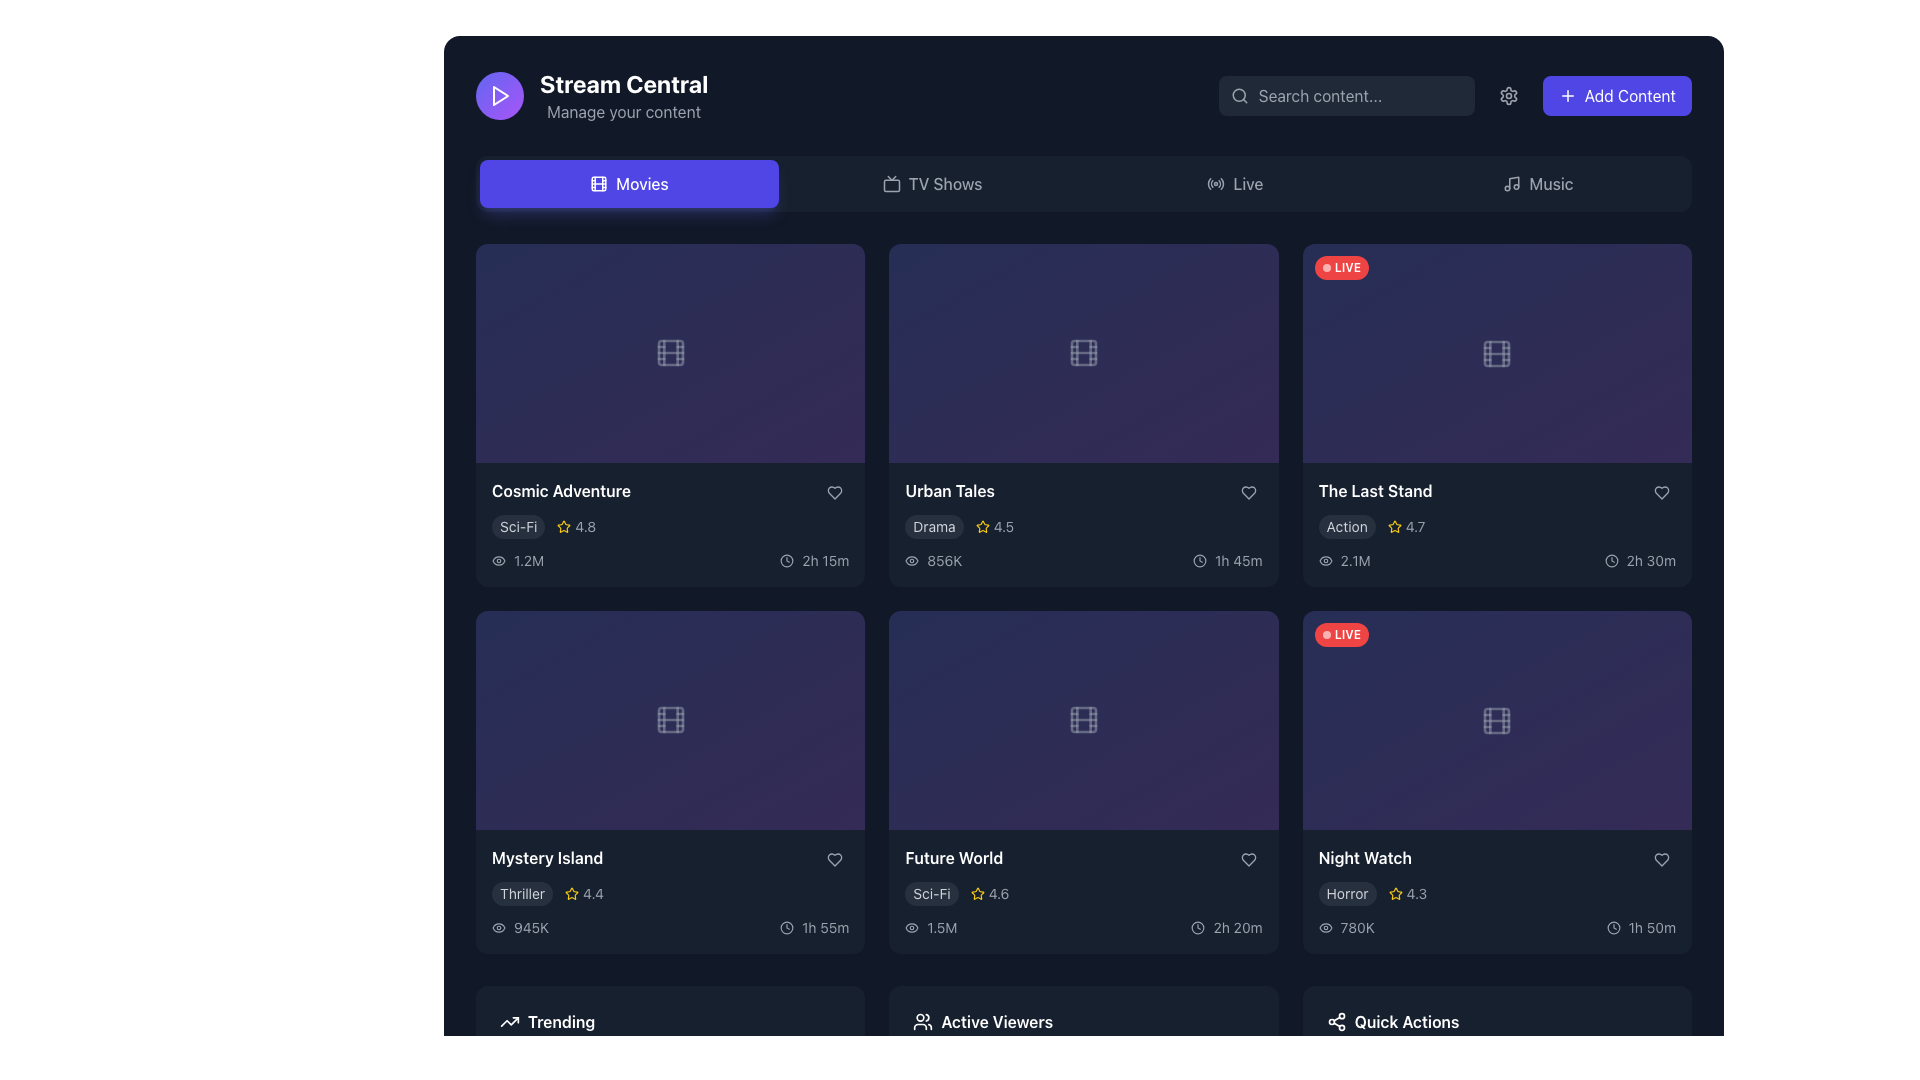 This screenshot has height=1080, width=1920. Describe the element at coordinates (786, 927) in the screenshot. I see `the non-interactive SVG circle component that serves as the circular boundary for the clock icon, located in the bottom-right corner of the right tile in the second row of the grid layout` at that location.